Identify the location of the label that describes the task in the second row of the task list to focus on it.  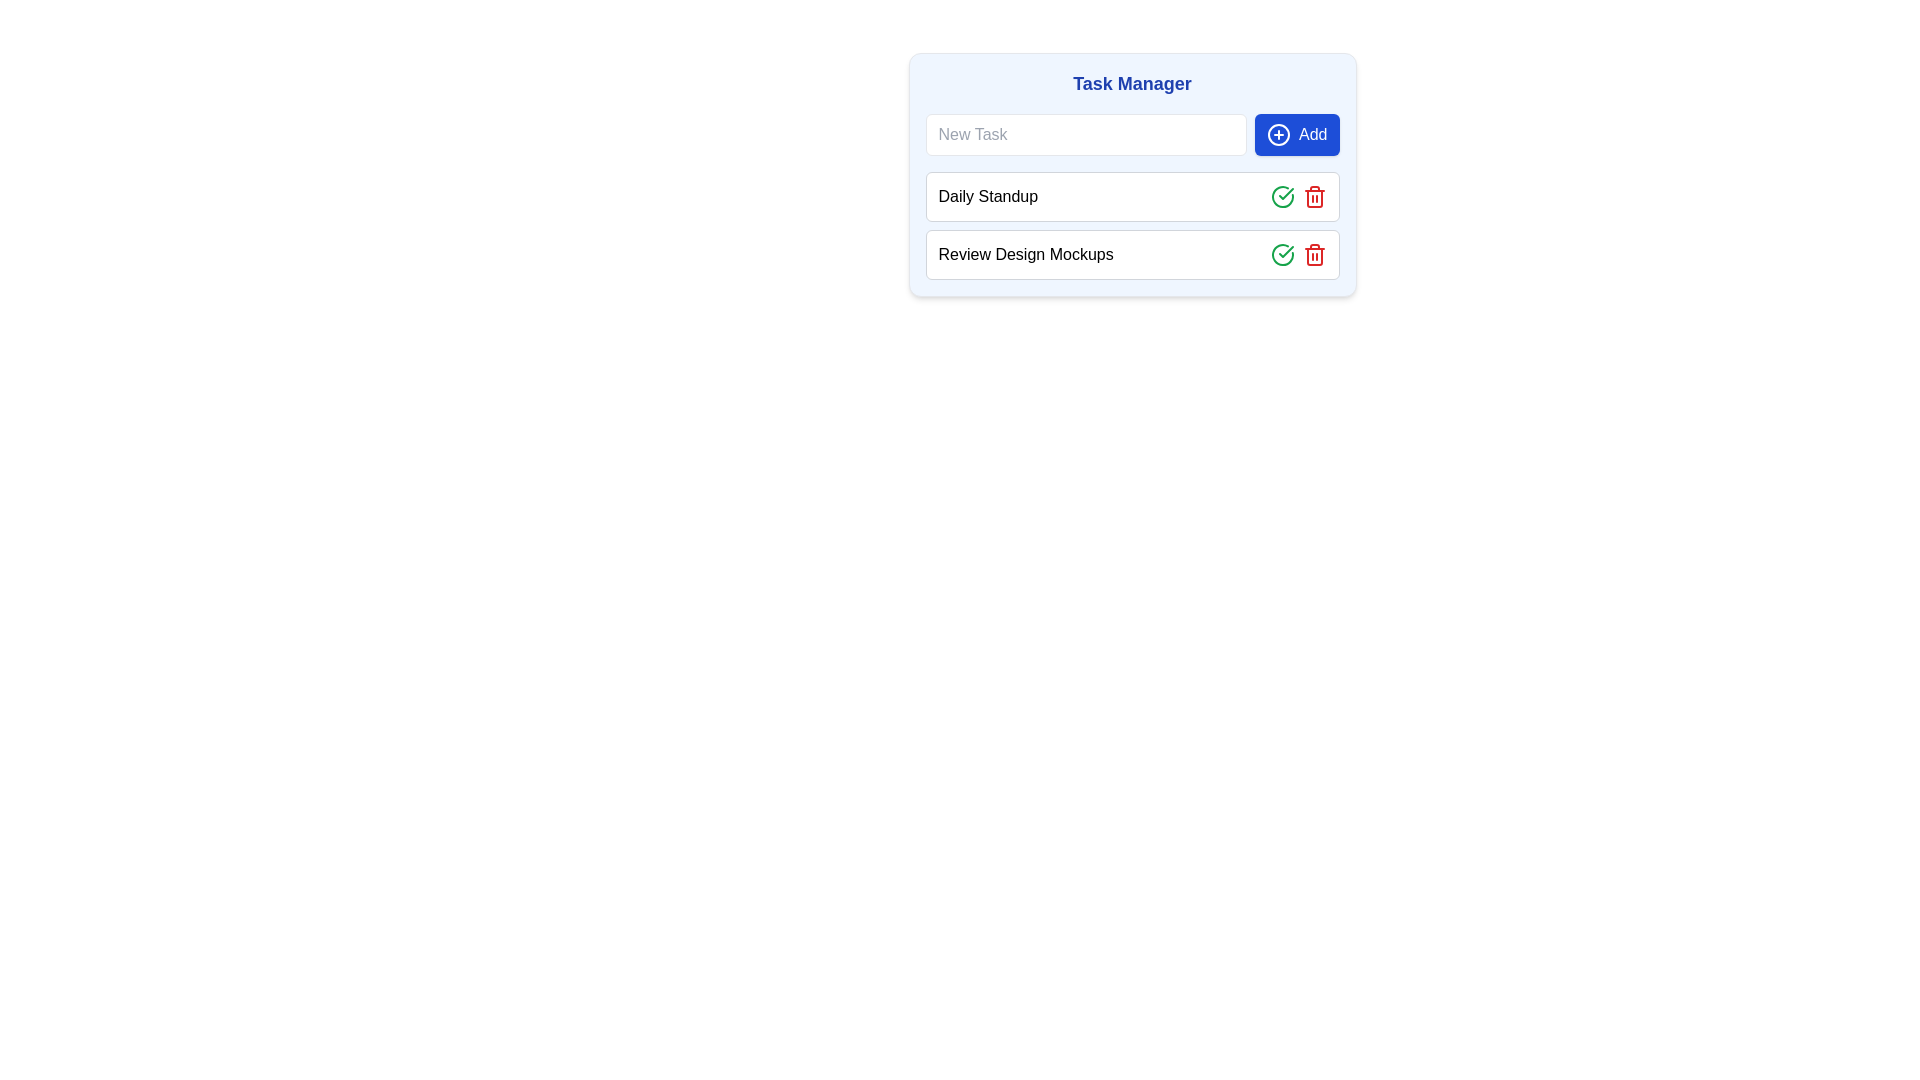
(1026, 253).